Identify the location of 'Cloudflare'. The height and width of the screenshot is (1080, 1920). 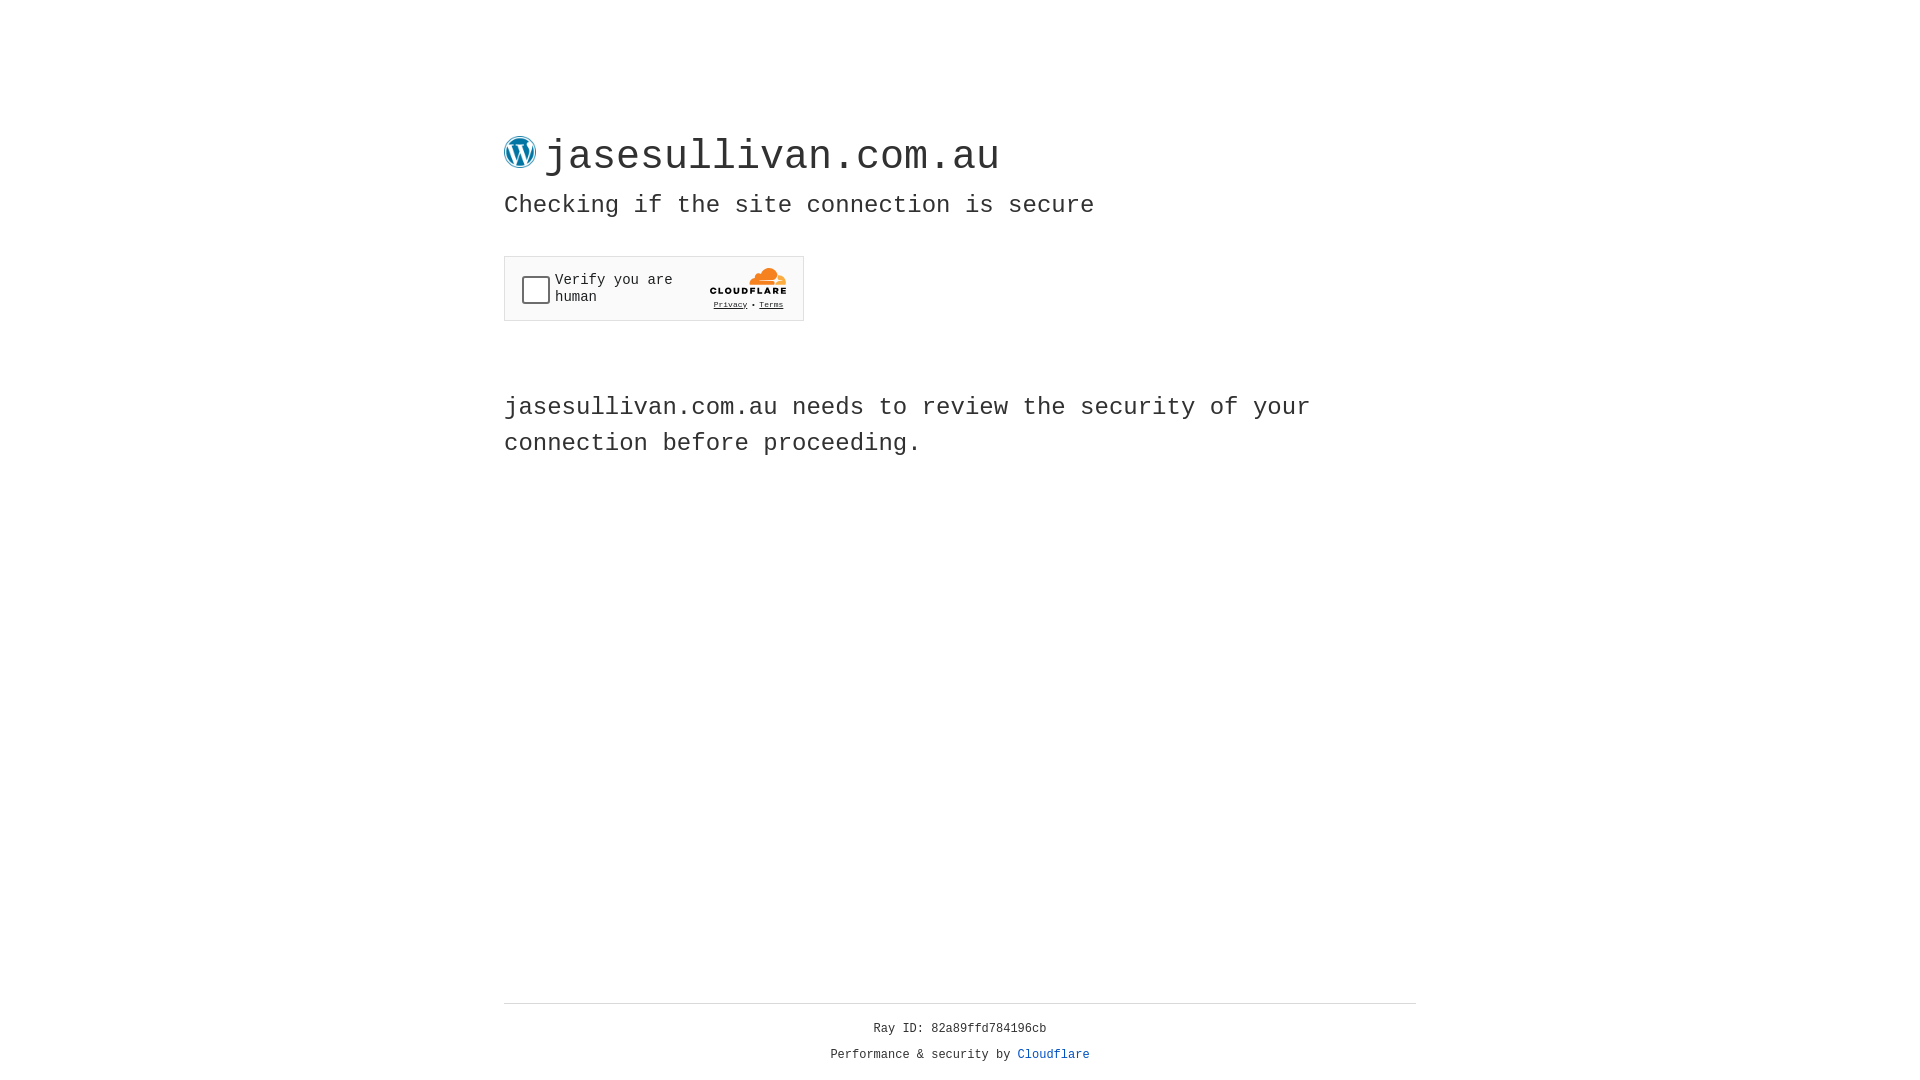
(1053, 1054).